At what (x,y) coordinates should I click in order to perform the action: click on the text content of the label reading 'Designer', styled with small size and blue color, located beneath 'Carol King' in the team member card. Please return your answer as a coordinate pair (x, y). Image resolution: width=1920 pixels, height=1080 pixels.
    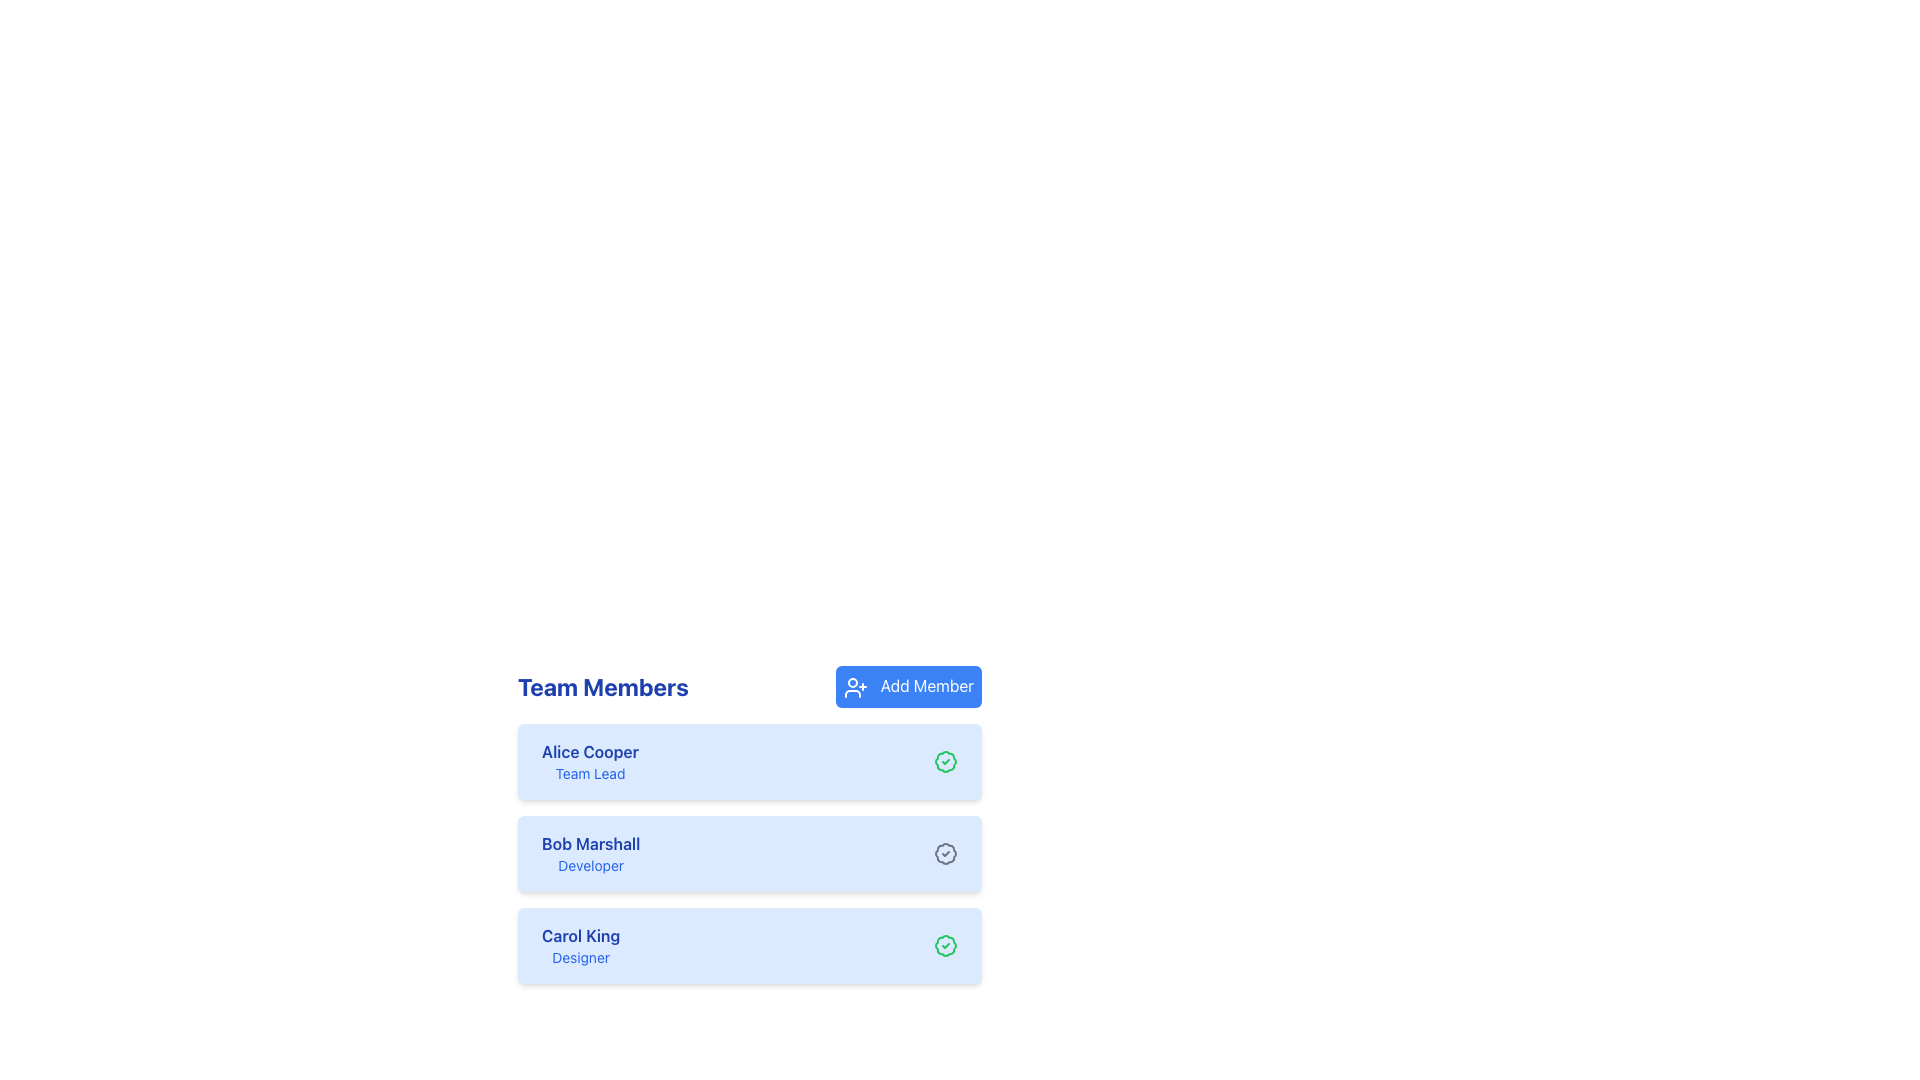
    Looking at the image, I should click on (580, 956).